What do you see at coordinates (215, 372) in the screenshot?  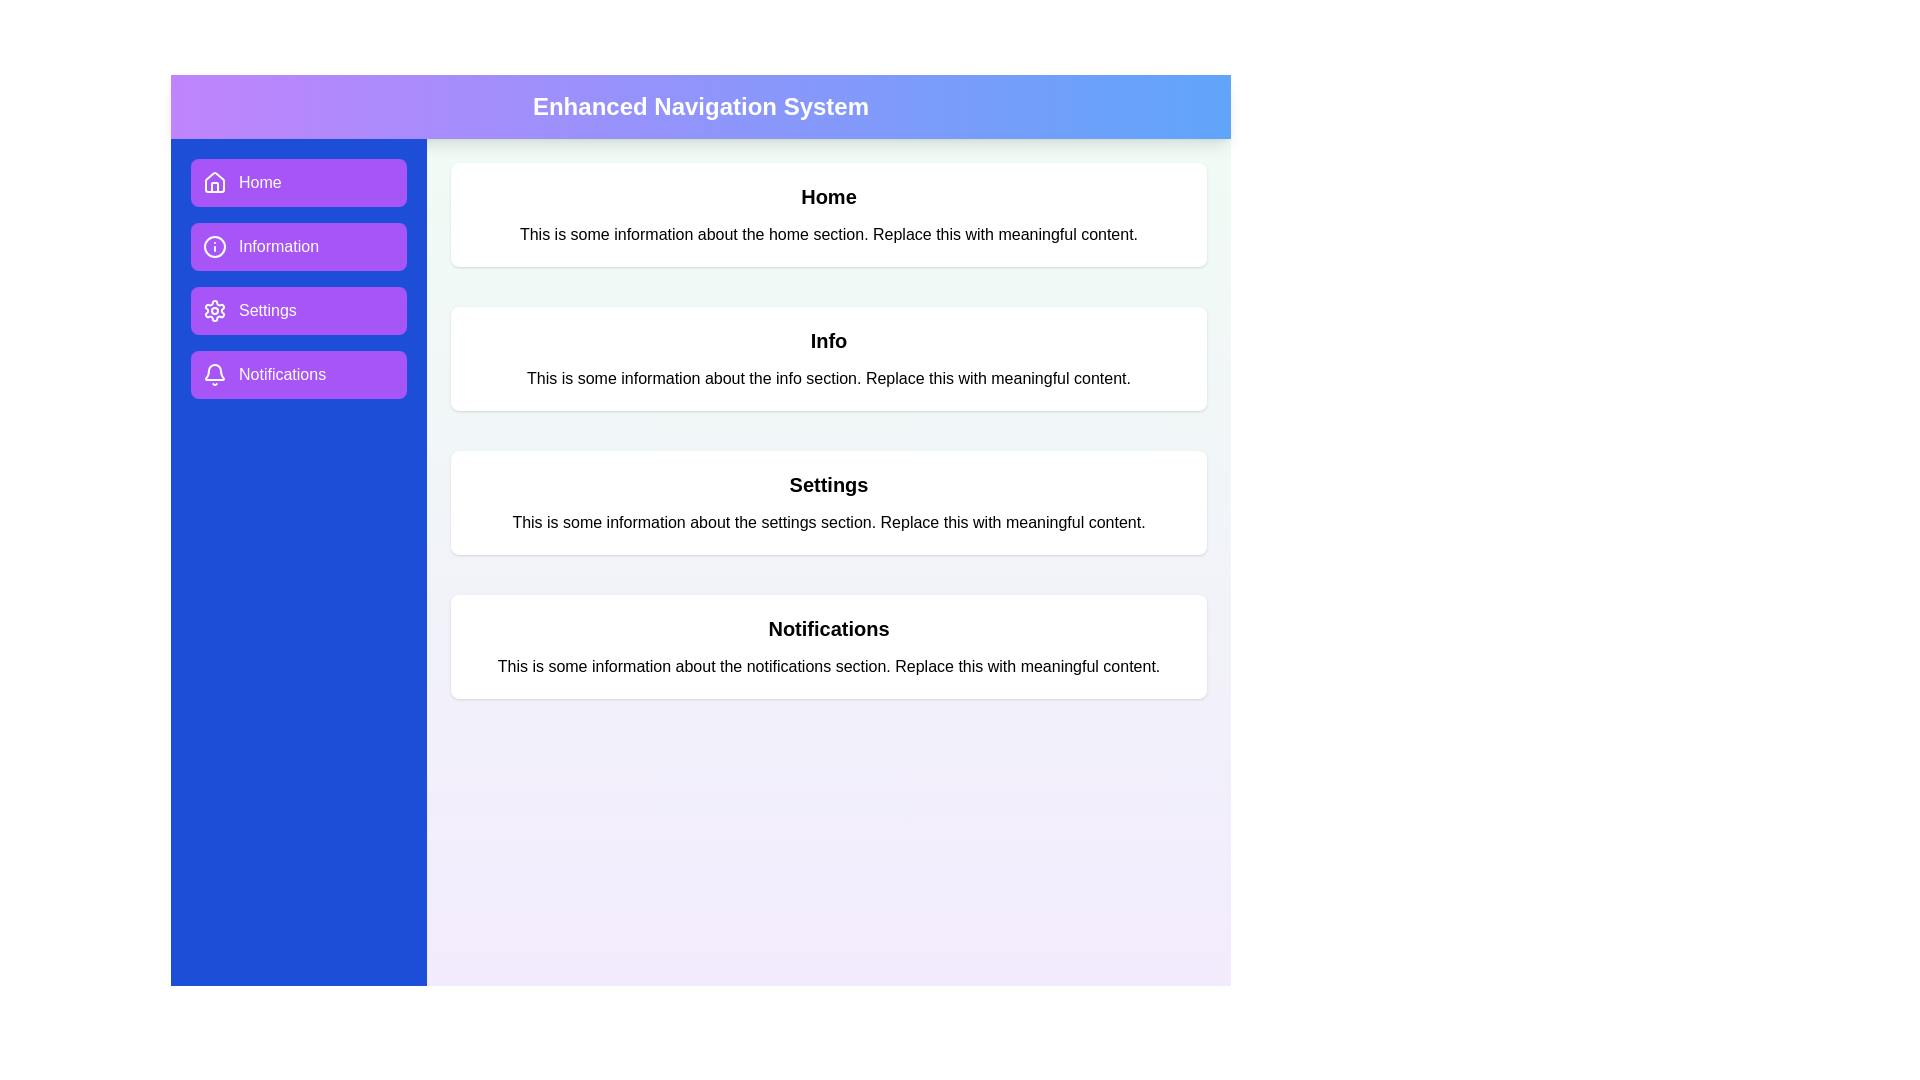 I see `the bell icon representing notifications within the 'Notifications' navigation button on the left-hand navigation panel` at bounding box center [215, 372].